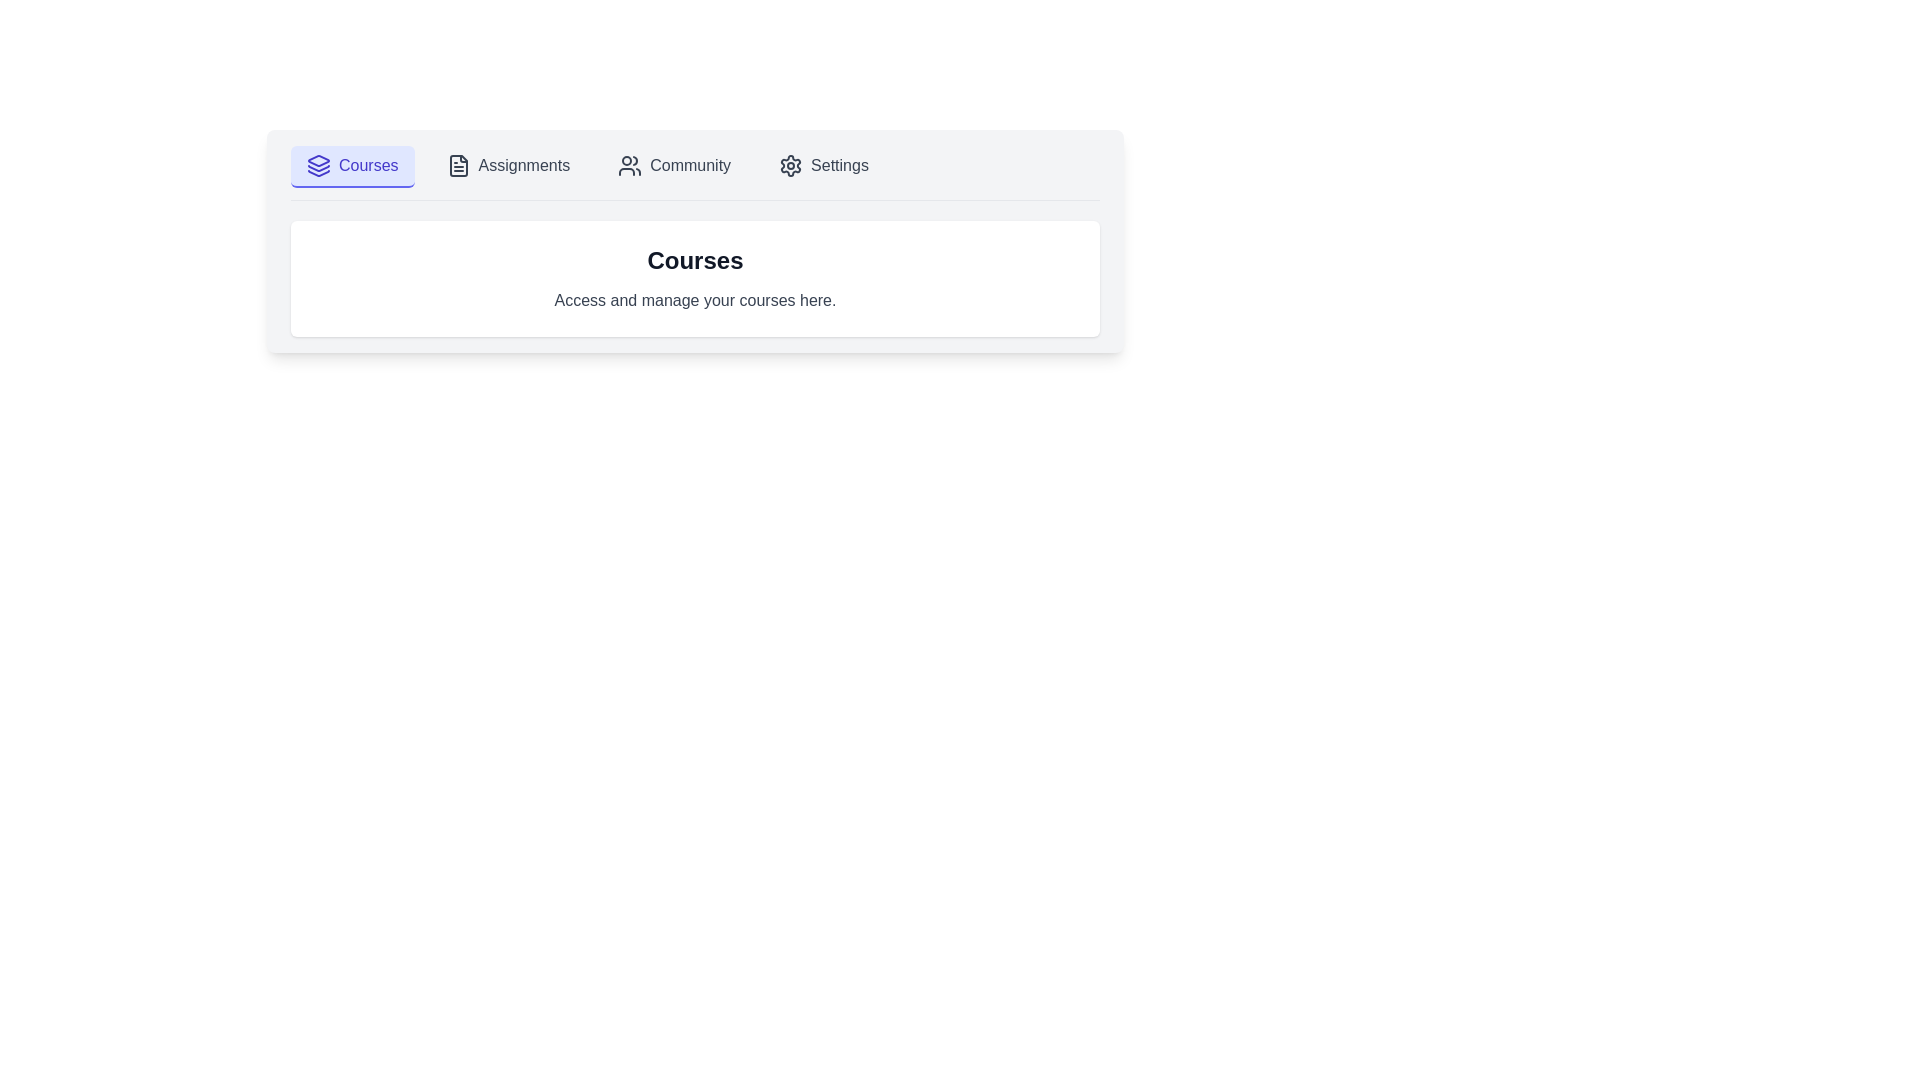  What do you see at coordinates (790, 164) in the screenshot?
I see `the gear-shaped icon representing settings, which is the leftmost icon within the 'Settings' button in the top navigation bar` at bounding box center [790, 164].